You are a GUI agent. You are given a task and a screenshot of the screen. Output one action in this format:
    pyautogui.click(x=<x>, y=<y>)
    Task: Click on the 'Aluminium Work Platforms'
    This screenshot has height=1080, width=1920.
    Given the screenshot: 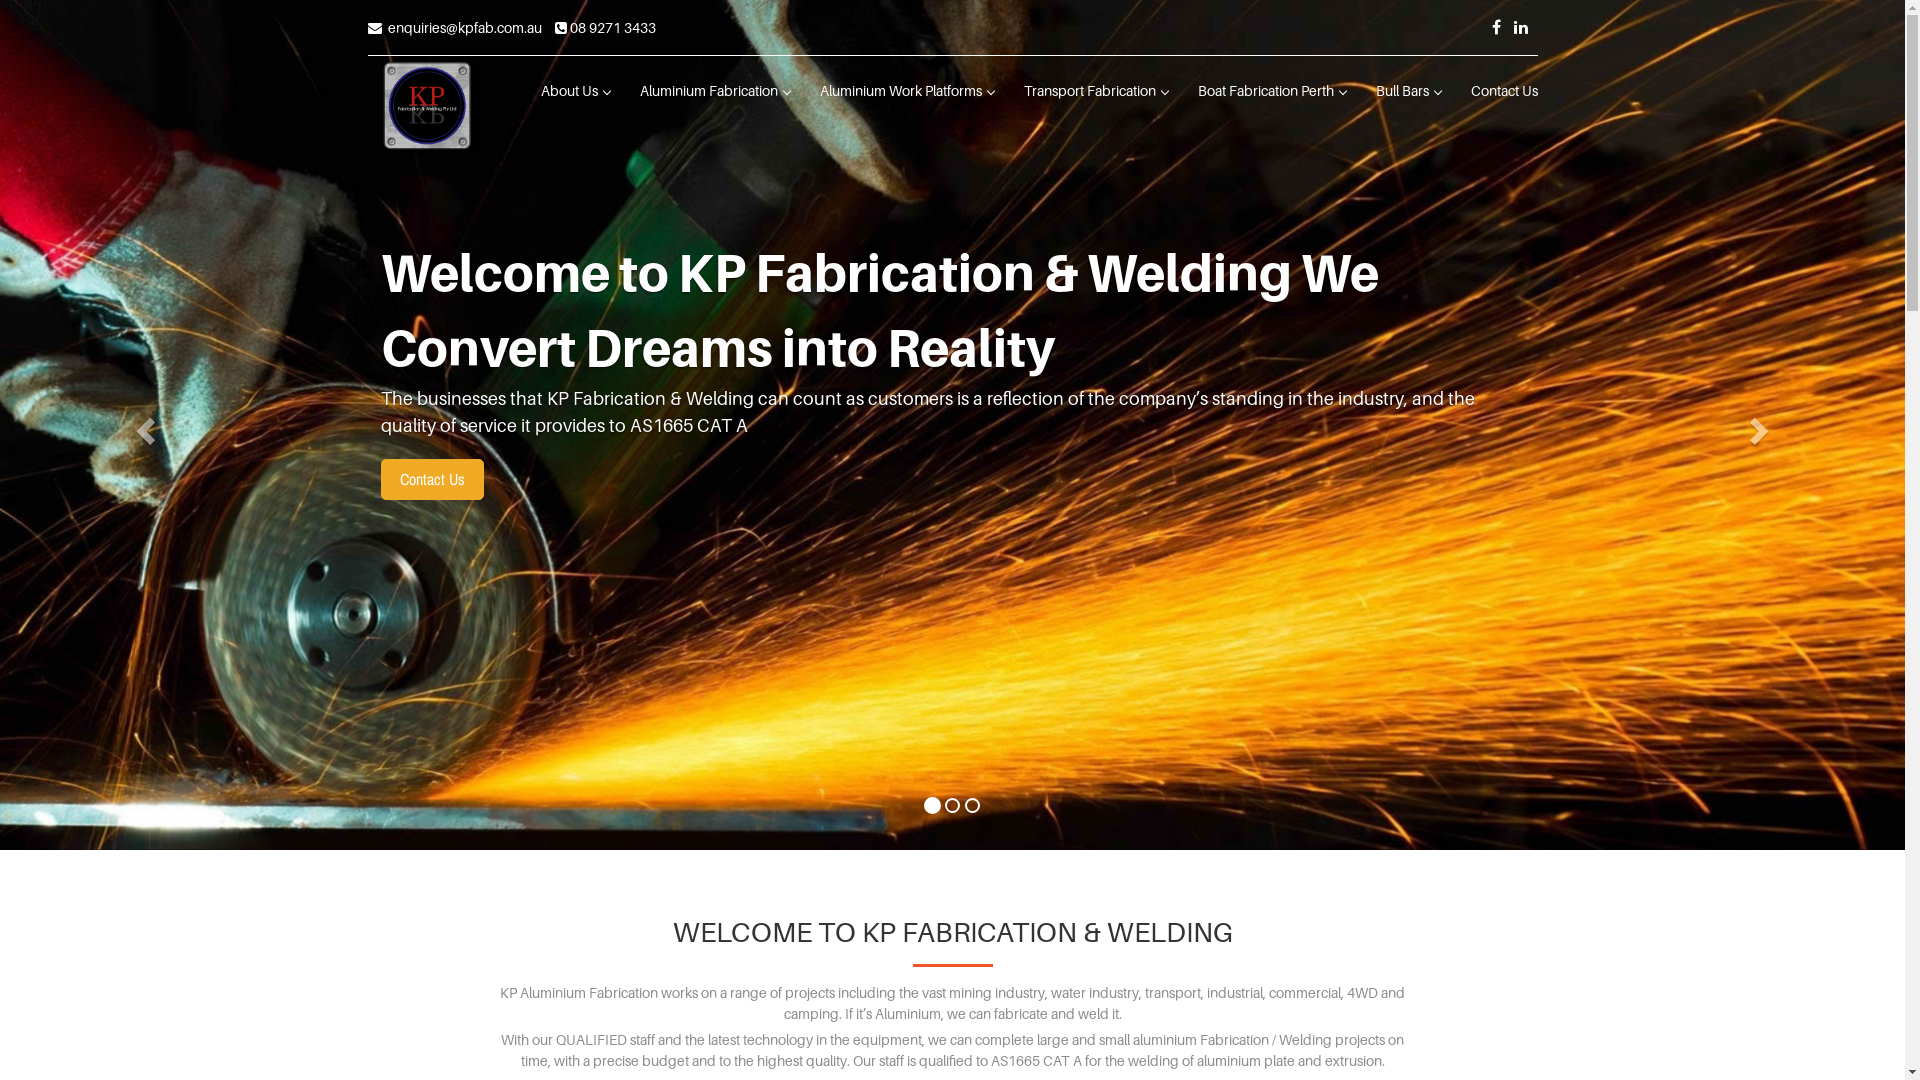 What is the action you would take?
    pyautogui.click(x=905, y=91)
    